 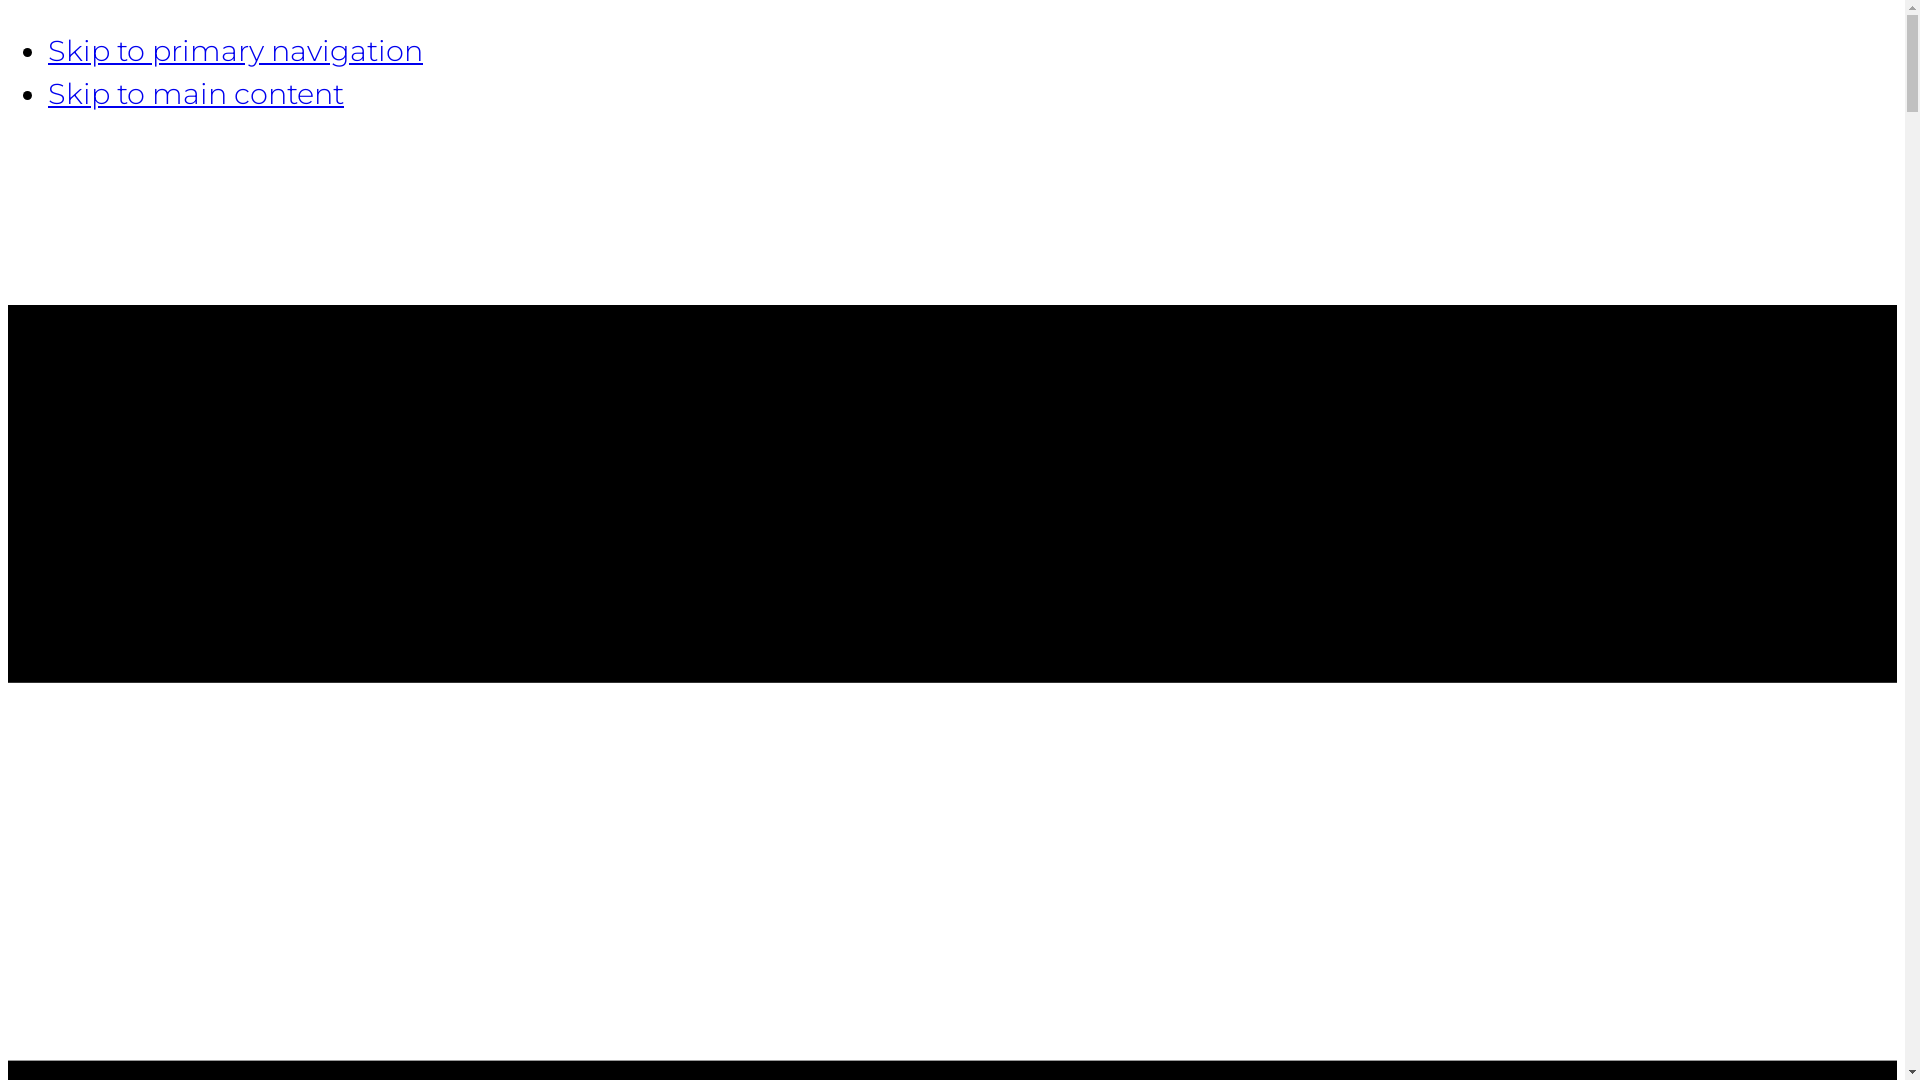 I want to click on 'Skip to main content', so click(x=196, y=93).